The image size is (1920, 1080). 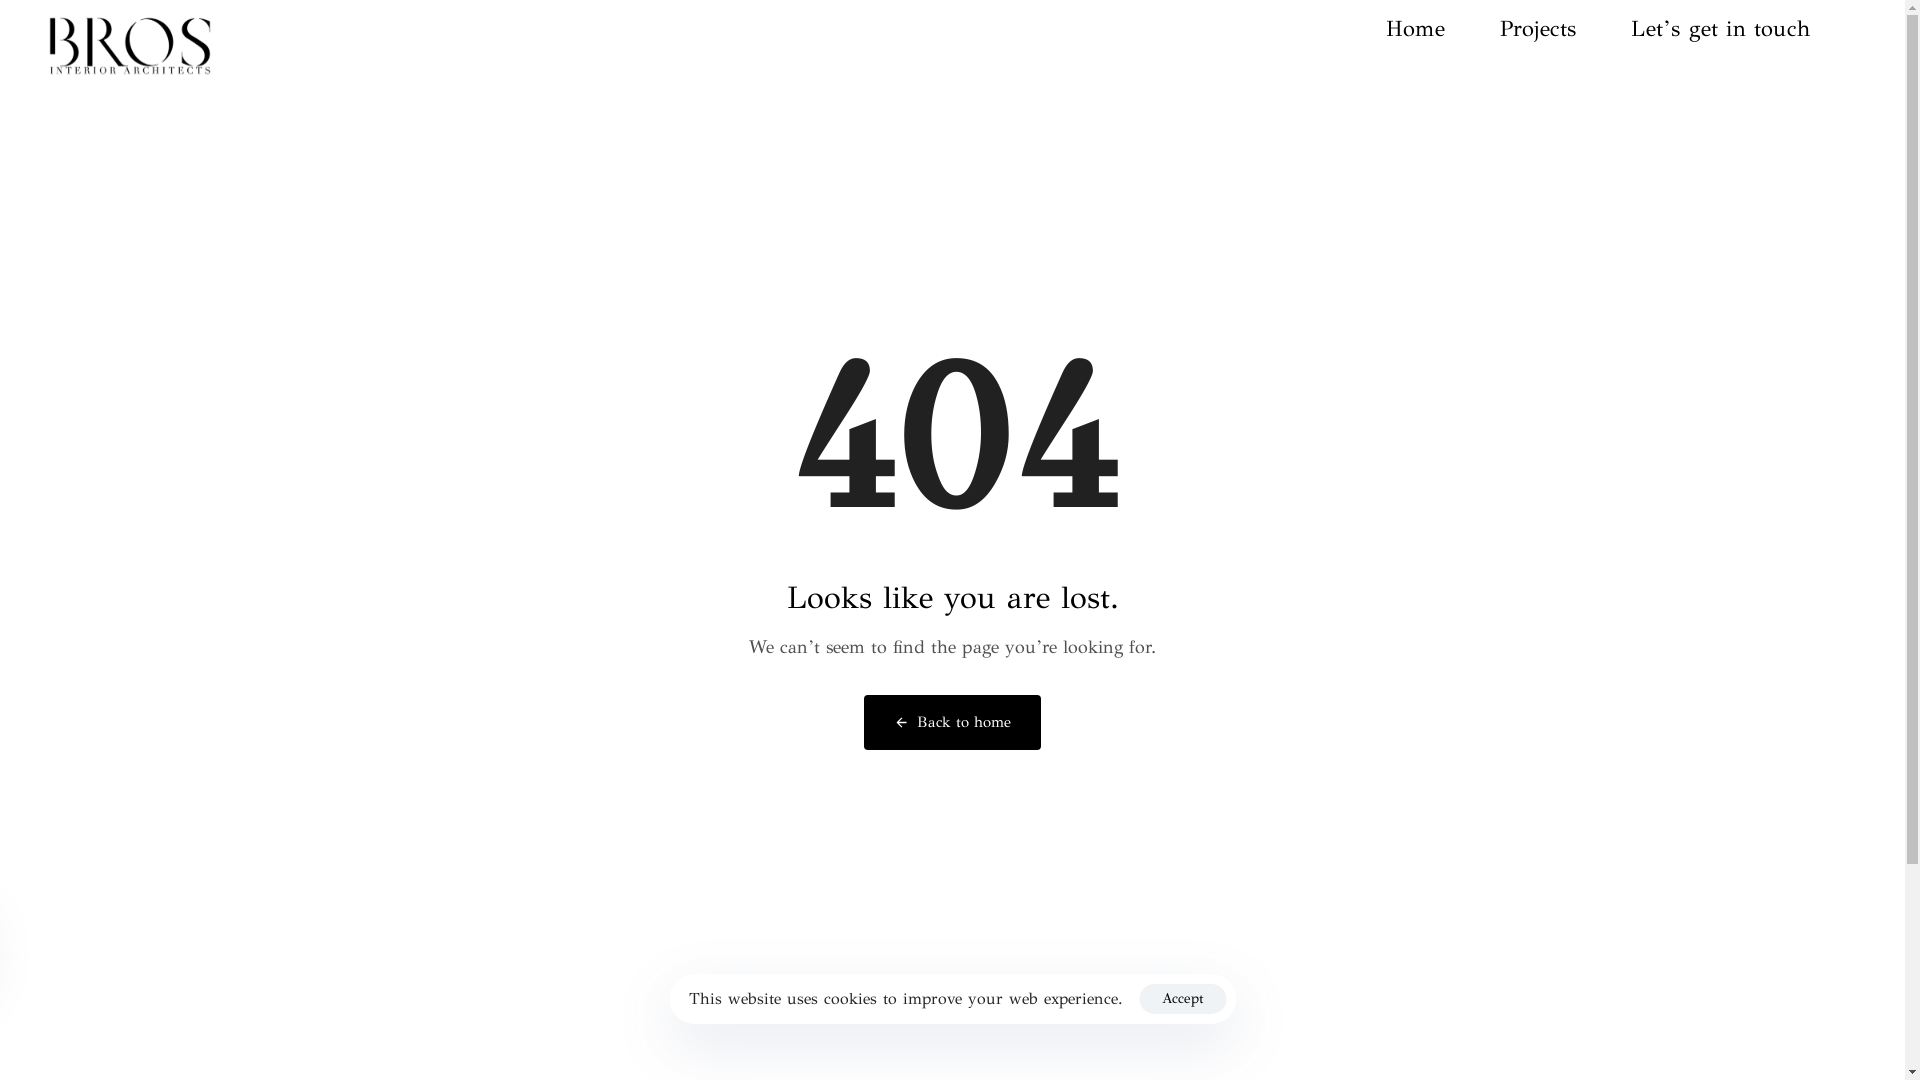 I want to click on 'Accept', so click(x=1138, y=999).